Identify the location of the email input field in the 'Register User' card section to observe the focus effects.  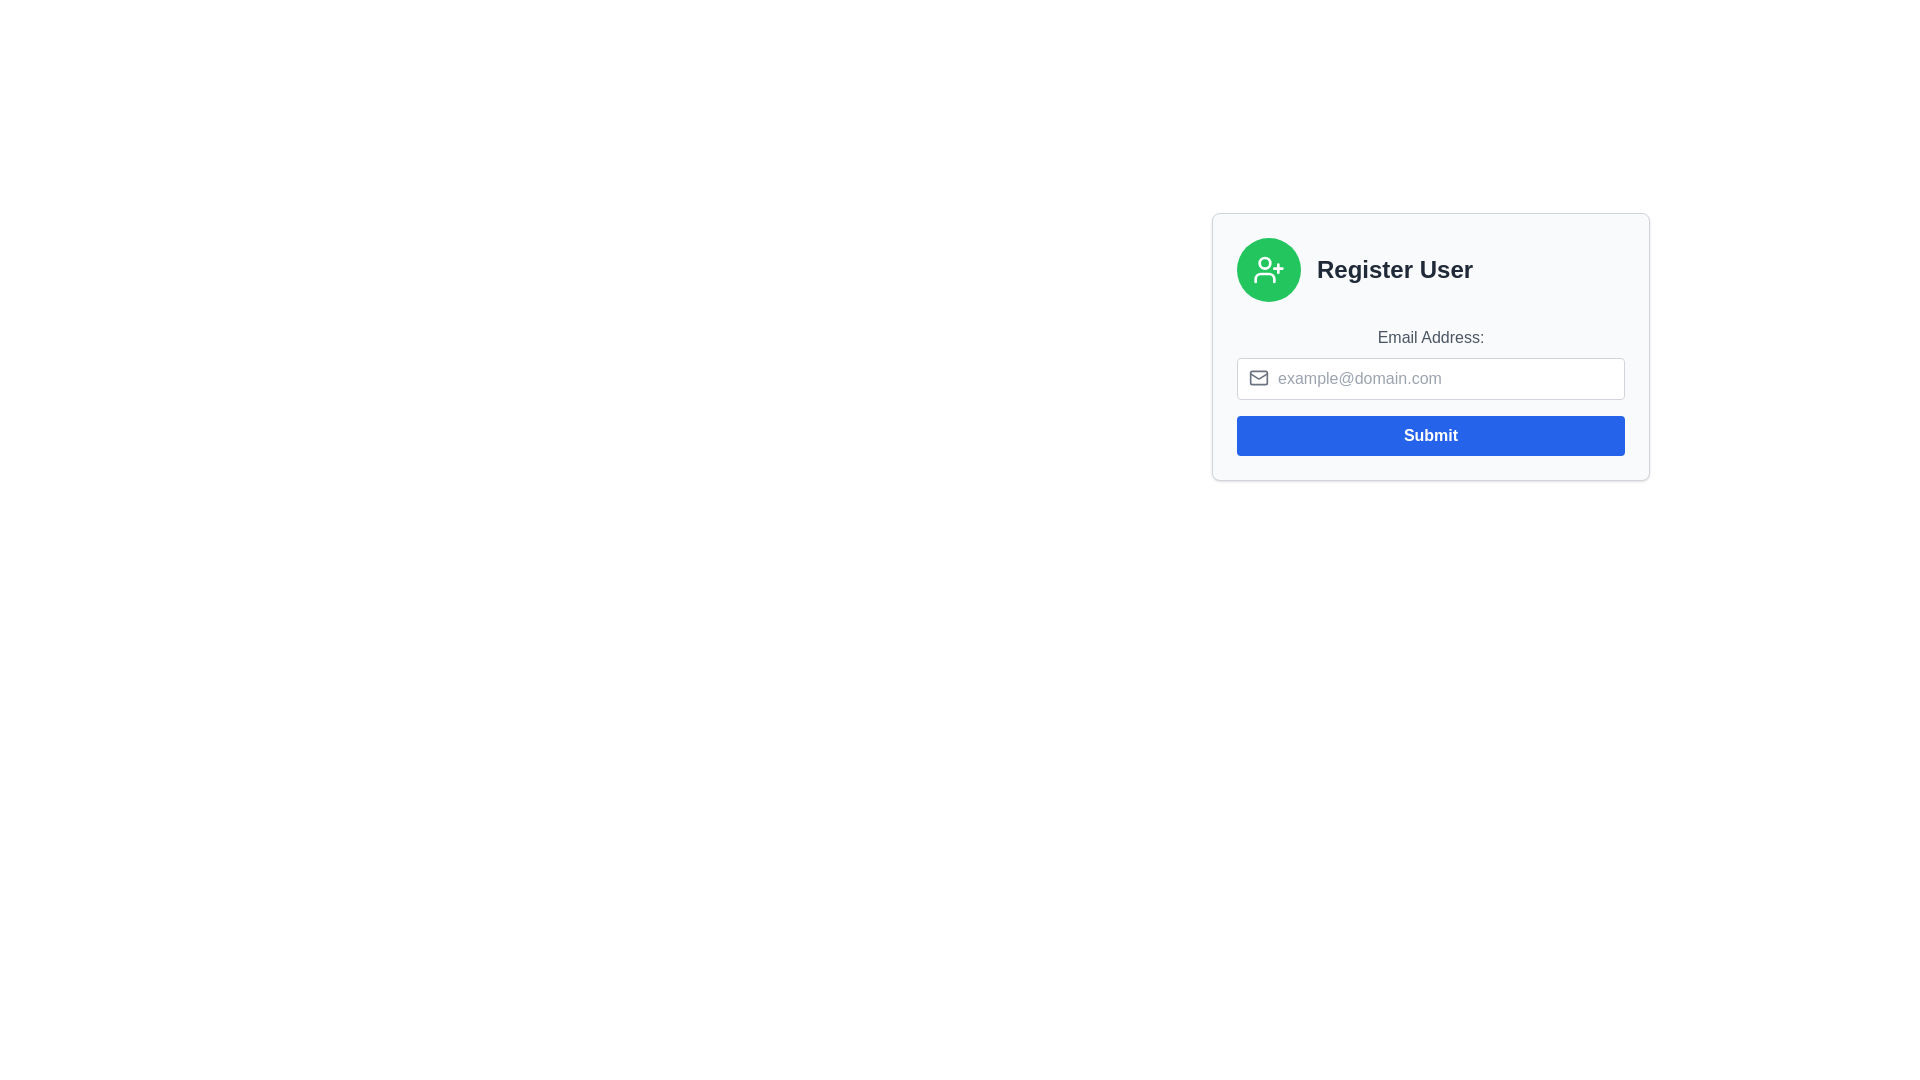
(1429, 390).